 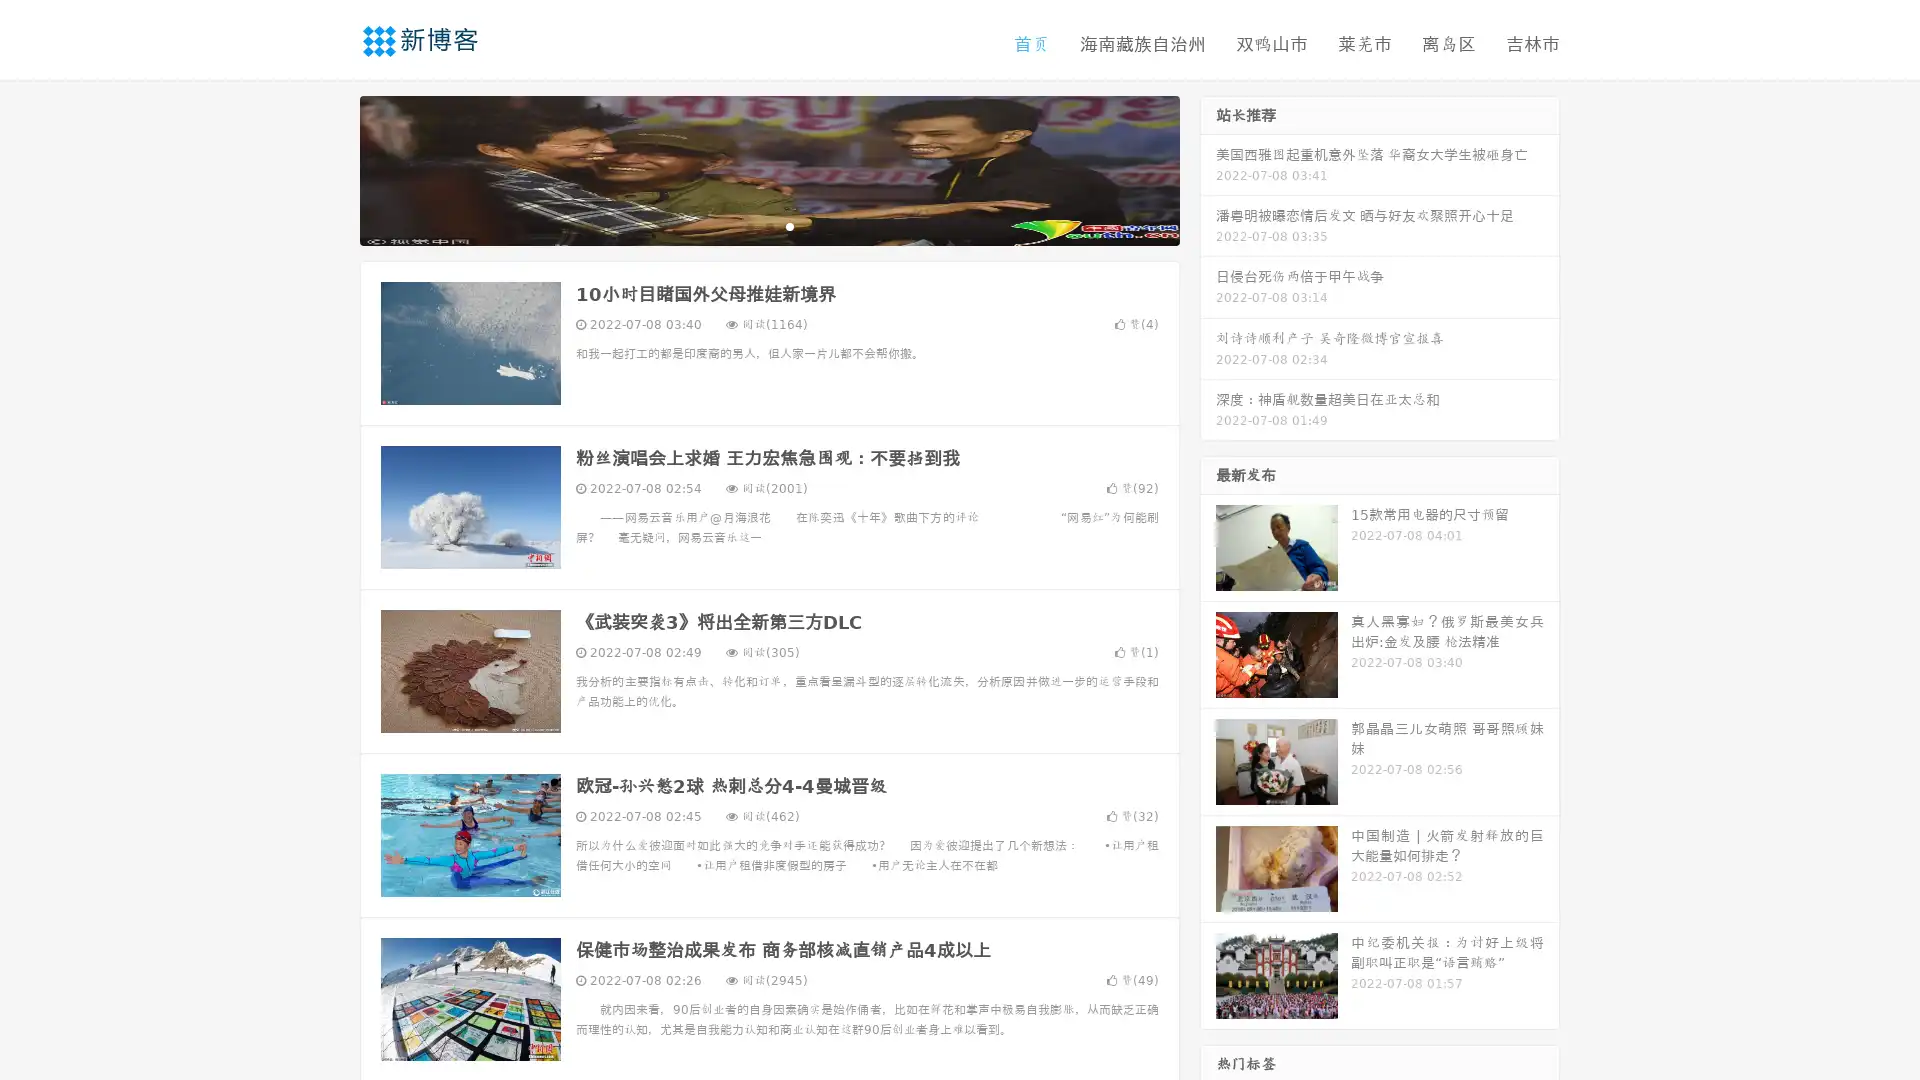 What do you see at coordinates (748, 225) in the screenshot?
I see `Go to slide 1` at bounding box center [748, 225].